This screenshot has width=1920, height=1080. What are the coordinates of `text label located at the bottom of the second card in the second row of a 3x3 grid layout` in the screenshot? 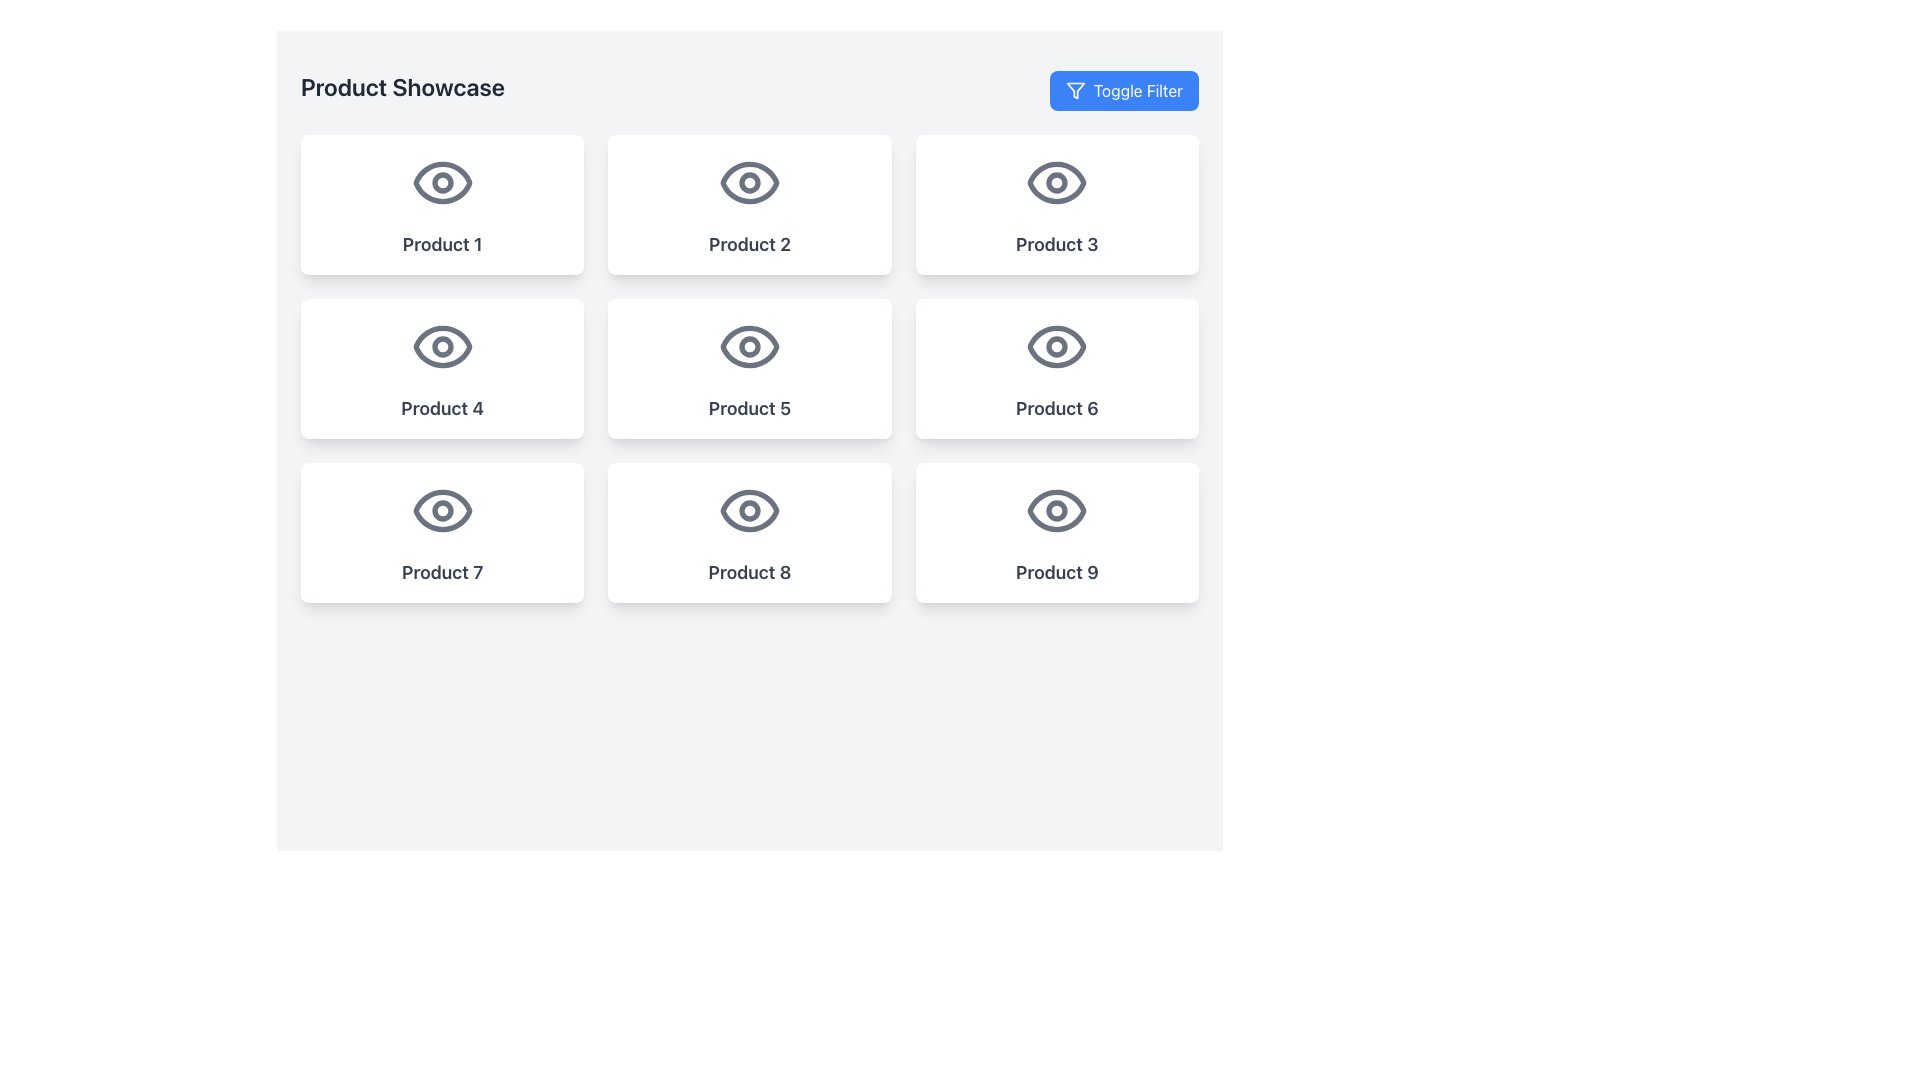 It's located at (748, 407).